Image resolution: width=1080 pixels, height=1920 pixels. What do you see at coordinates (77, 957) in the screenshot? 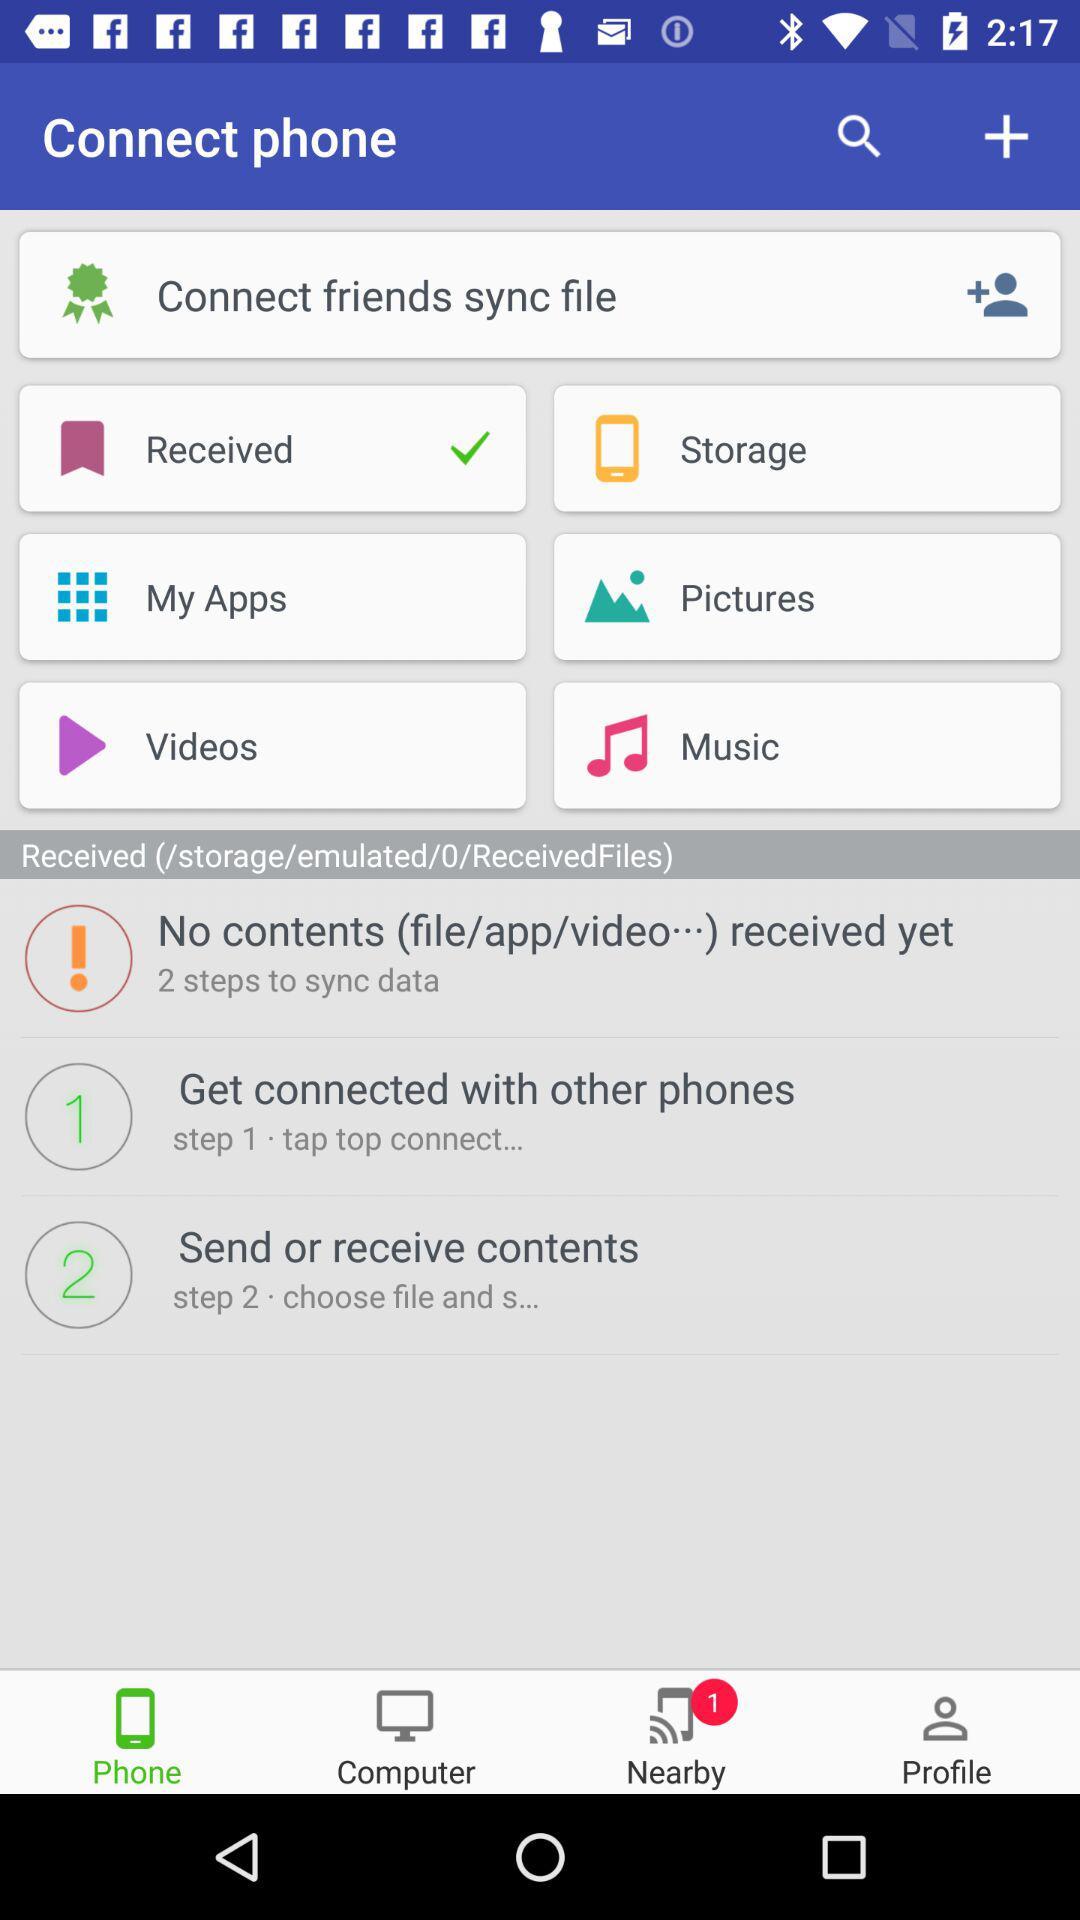
I see `the icon which is left to no contents` at bounding box center [77, 957].